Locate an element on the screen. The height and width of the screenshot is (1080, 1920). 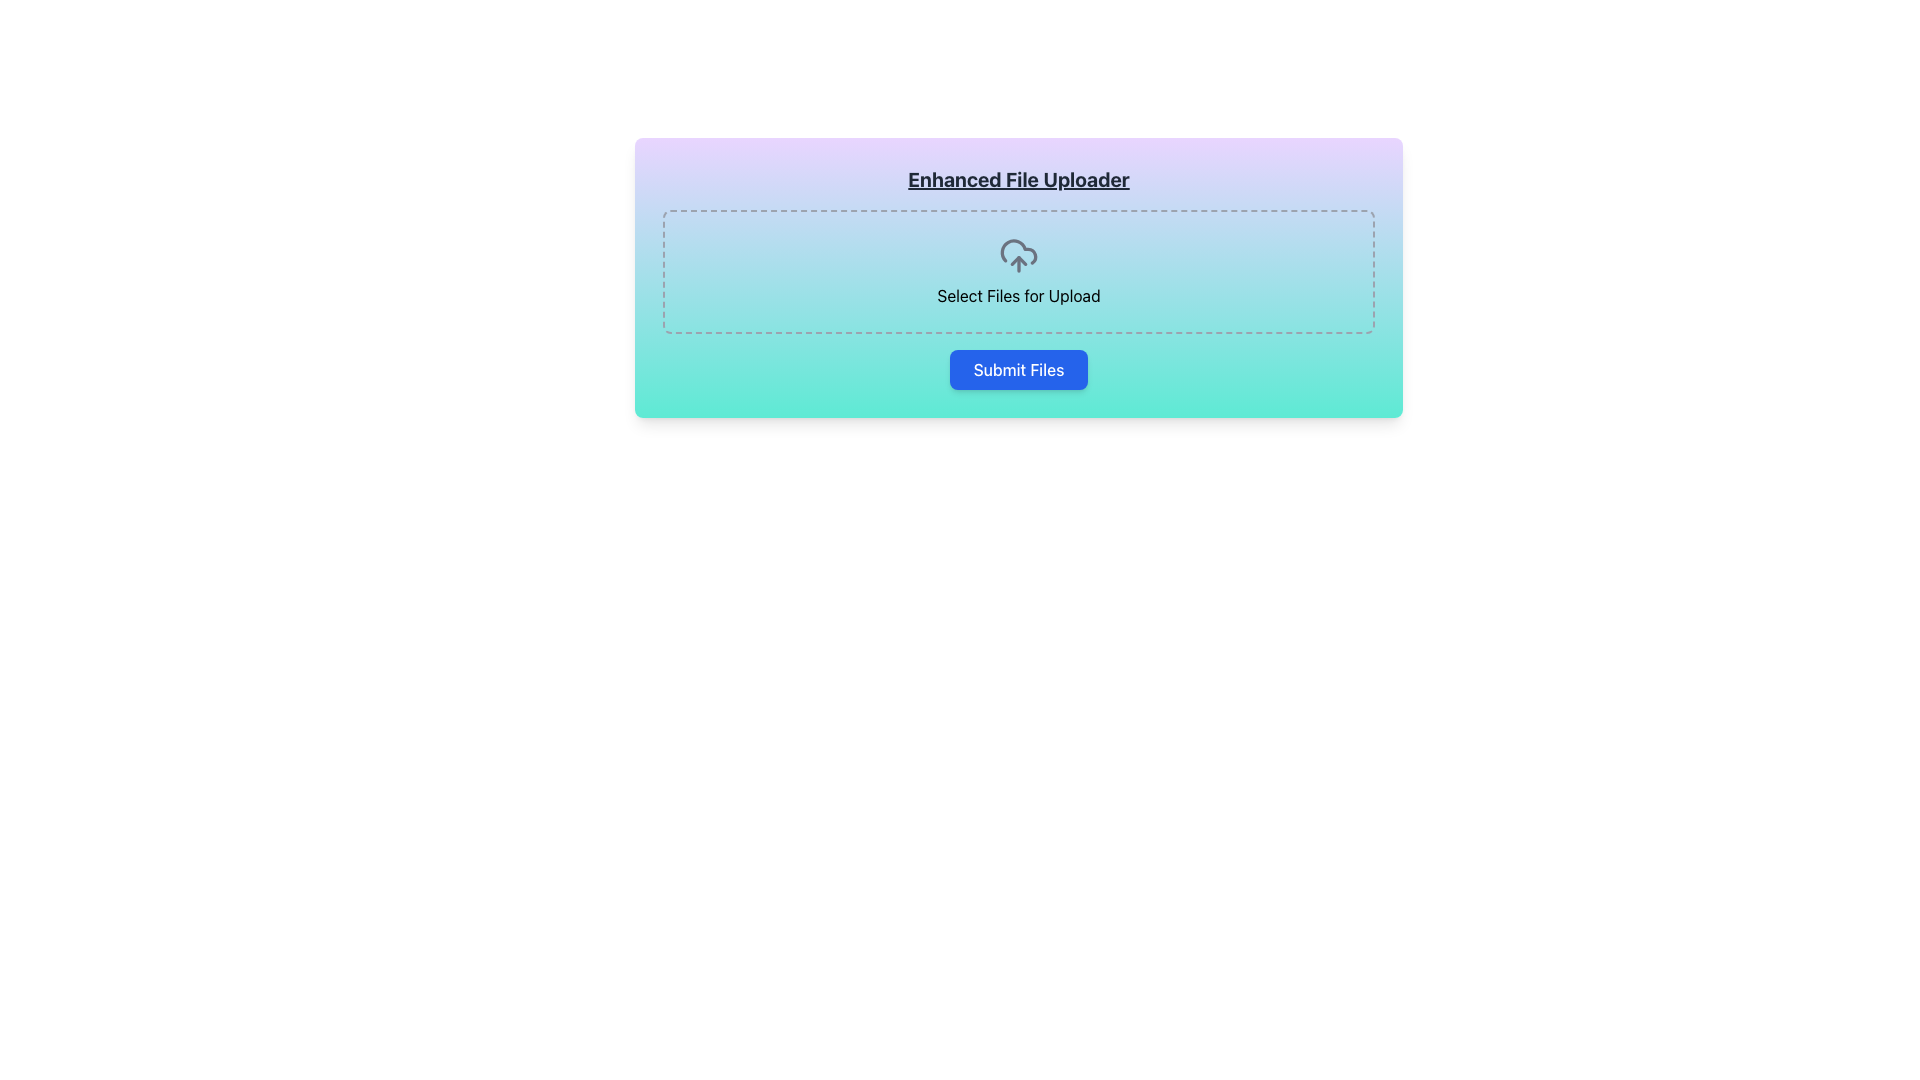
the clickable area for file upload, located below the 'Enhanced File Uploader' heading and above the 'Submit Files' button is located at coordinates (1018, 270).